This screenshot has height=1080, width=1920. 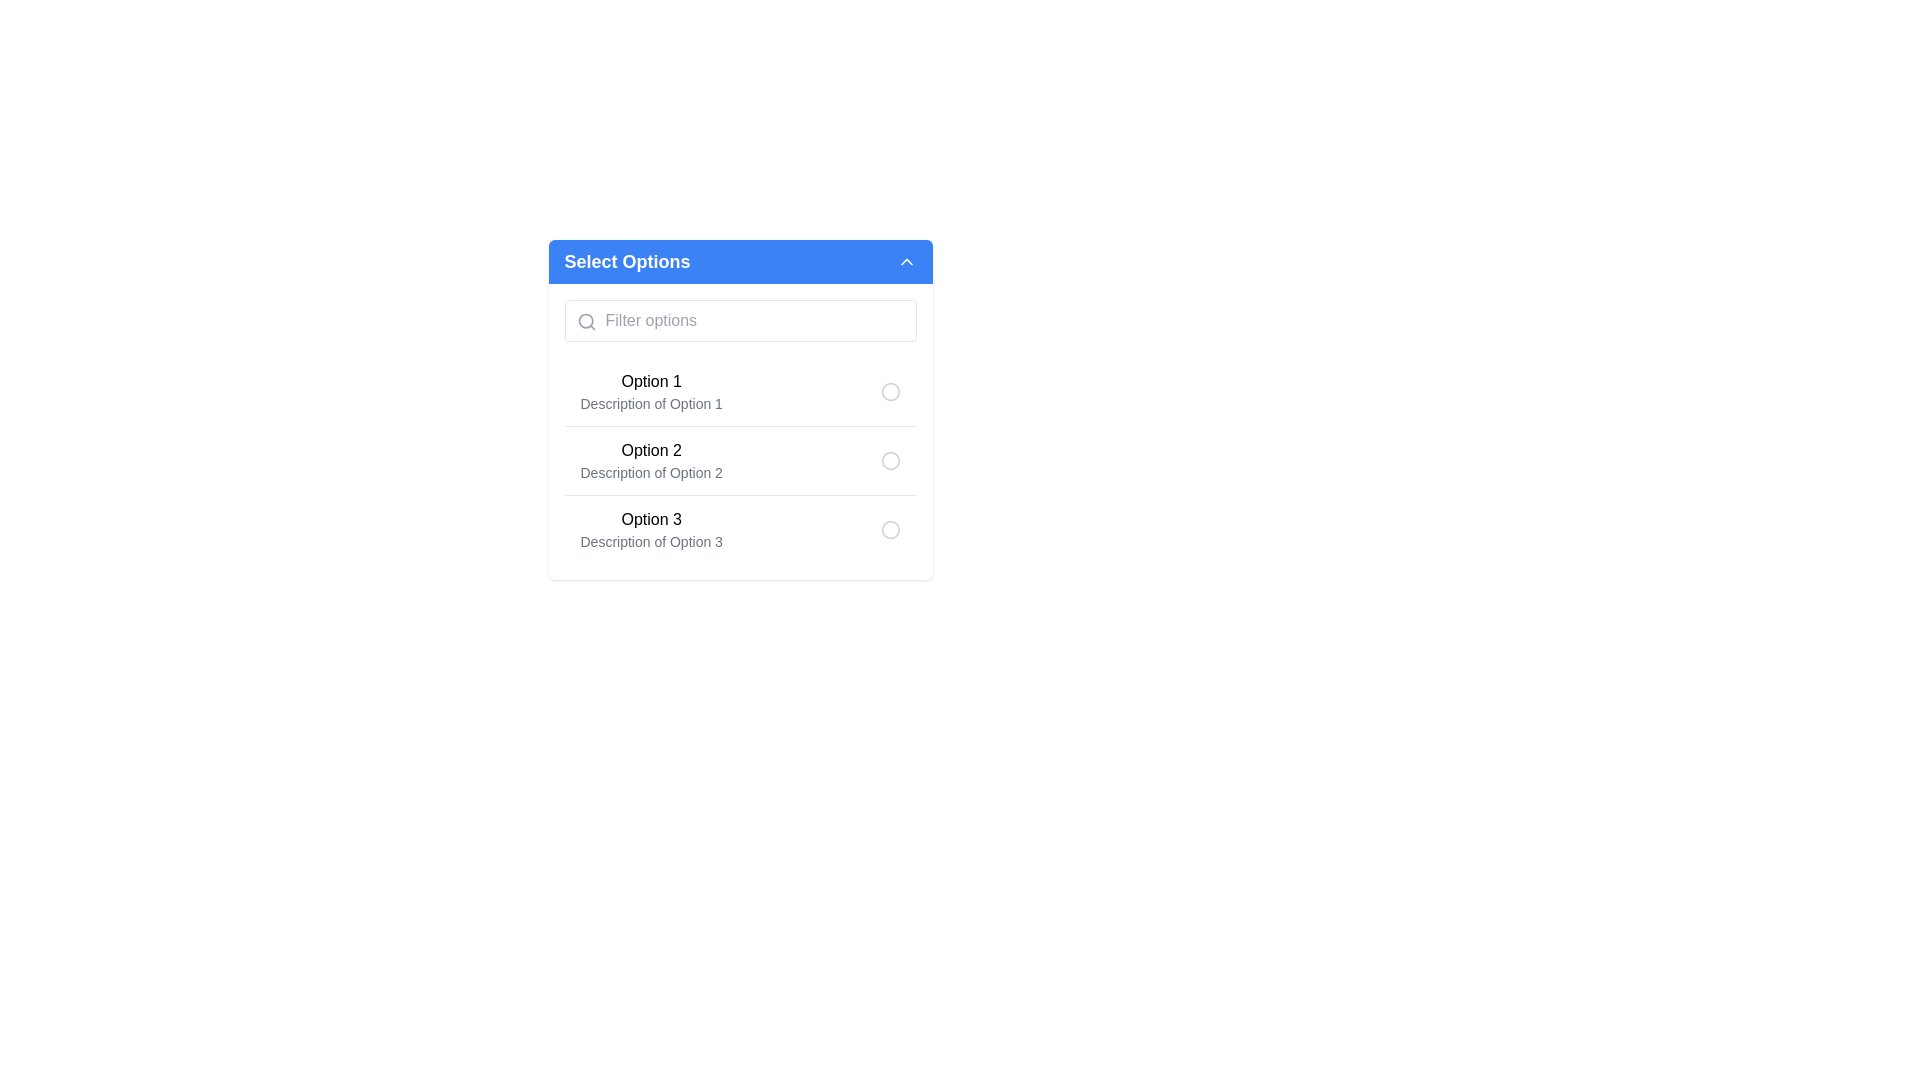 I want to click on text label for the third selectable option in the 'Select Options' dropdown, which serves as the main identifier for that option, so click(x=651, y=519).